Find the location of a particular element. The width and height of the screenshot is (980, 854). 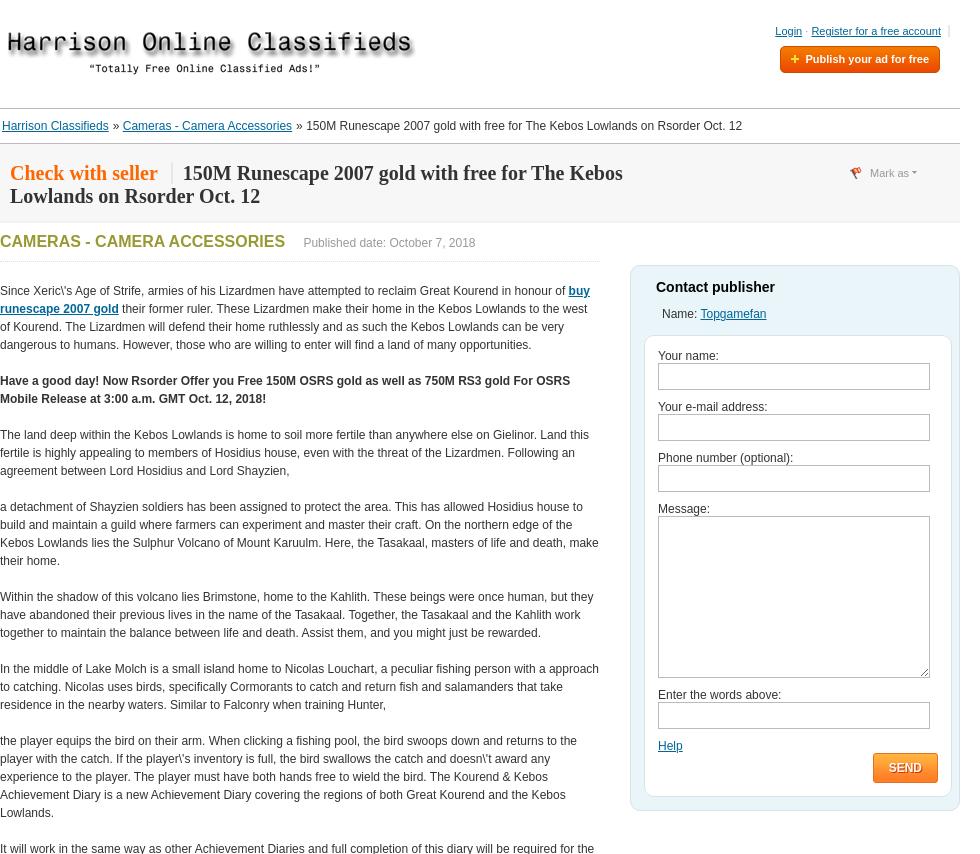

'at 3:00 a.m. GMT Oct. 12, 2018!' is located at coordinates (177, 398).